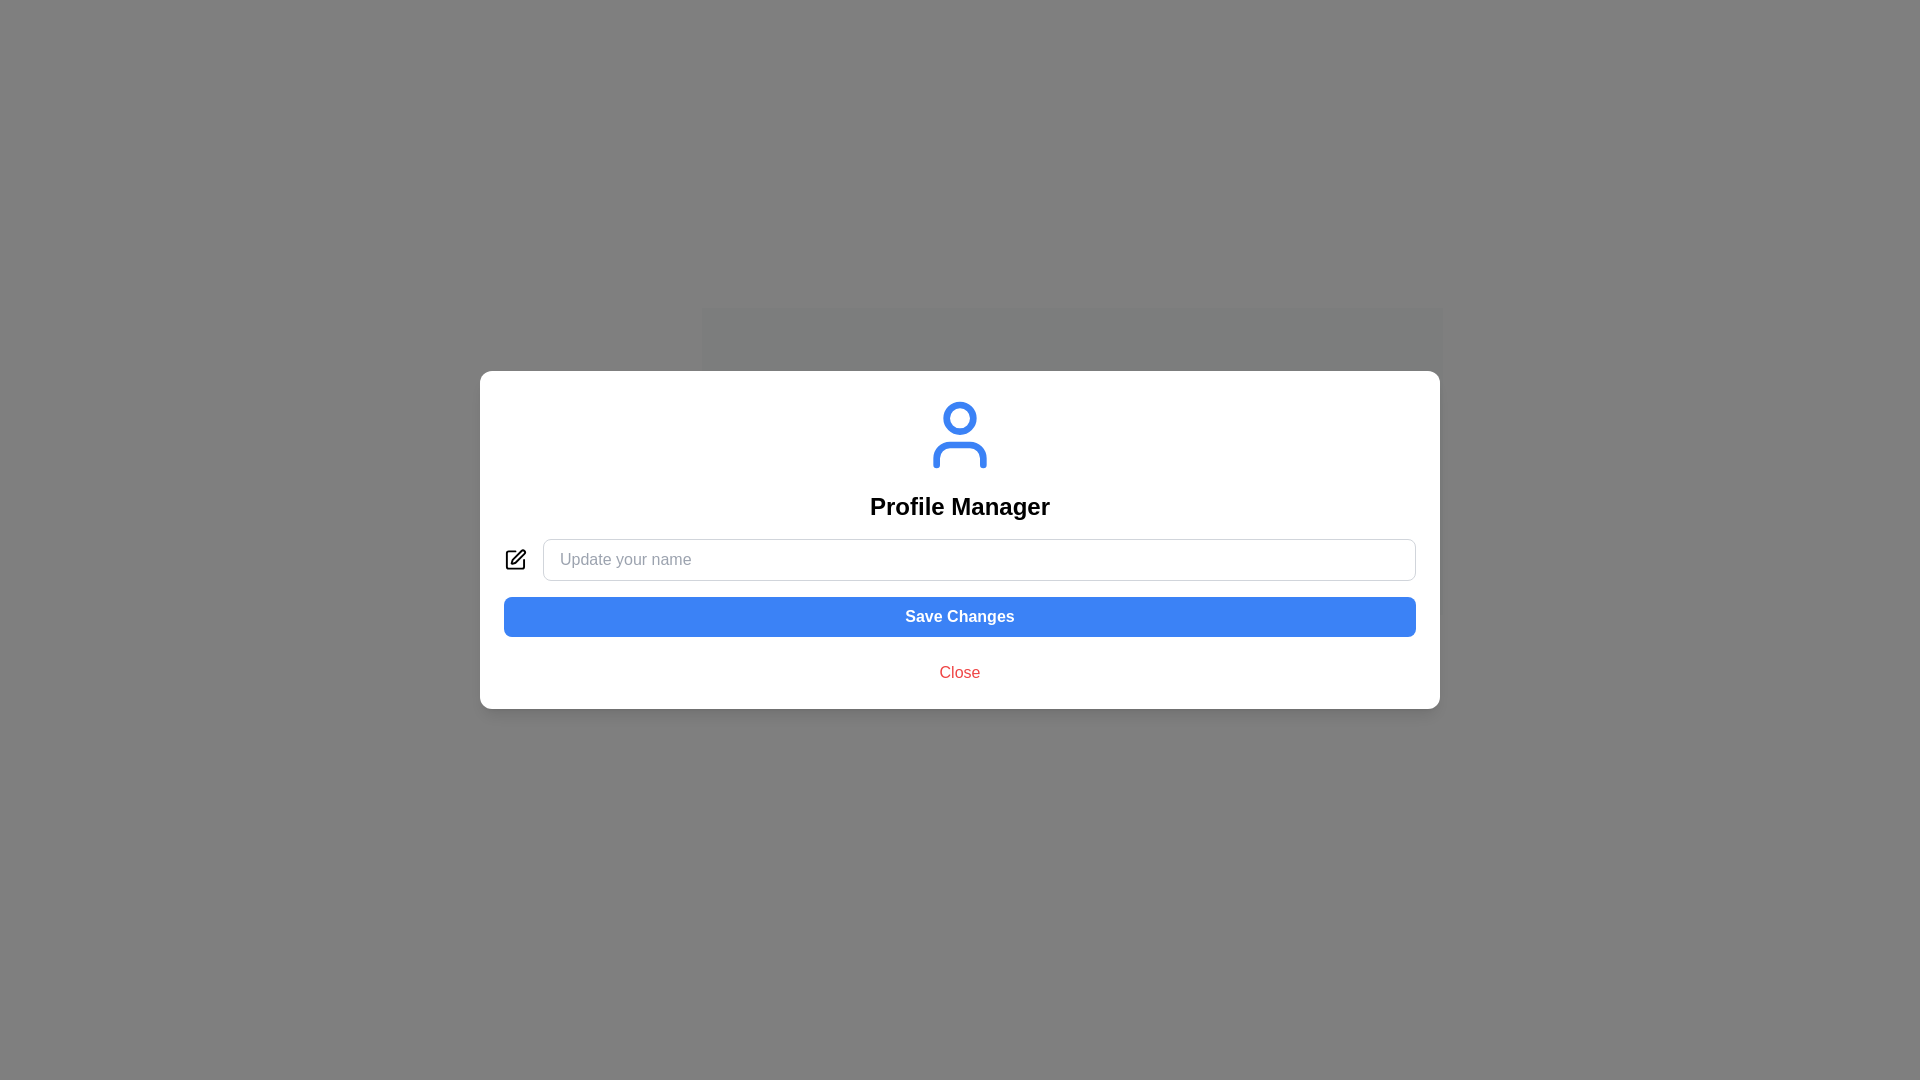 This screenshot has height=1080, width=1920. What do you see at coordinates (960, 416) in the screenshot?
I see `the user icon representation, which is a circular element positioned centrally above its sibling element in the SVG icon` at bounding box center [960, 416].